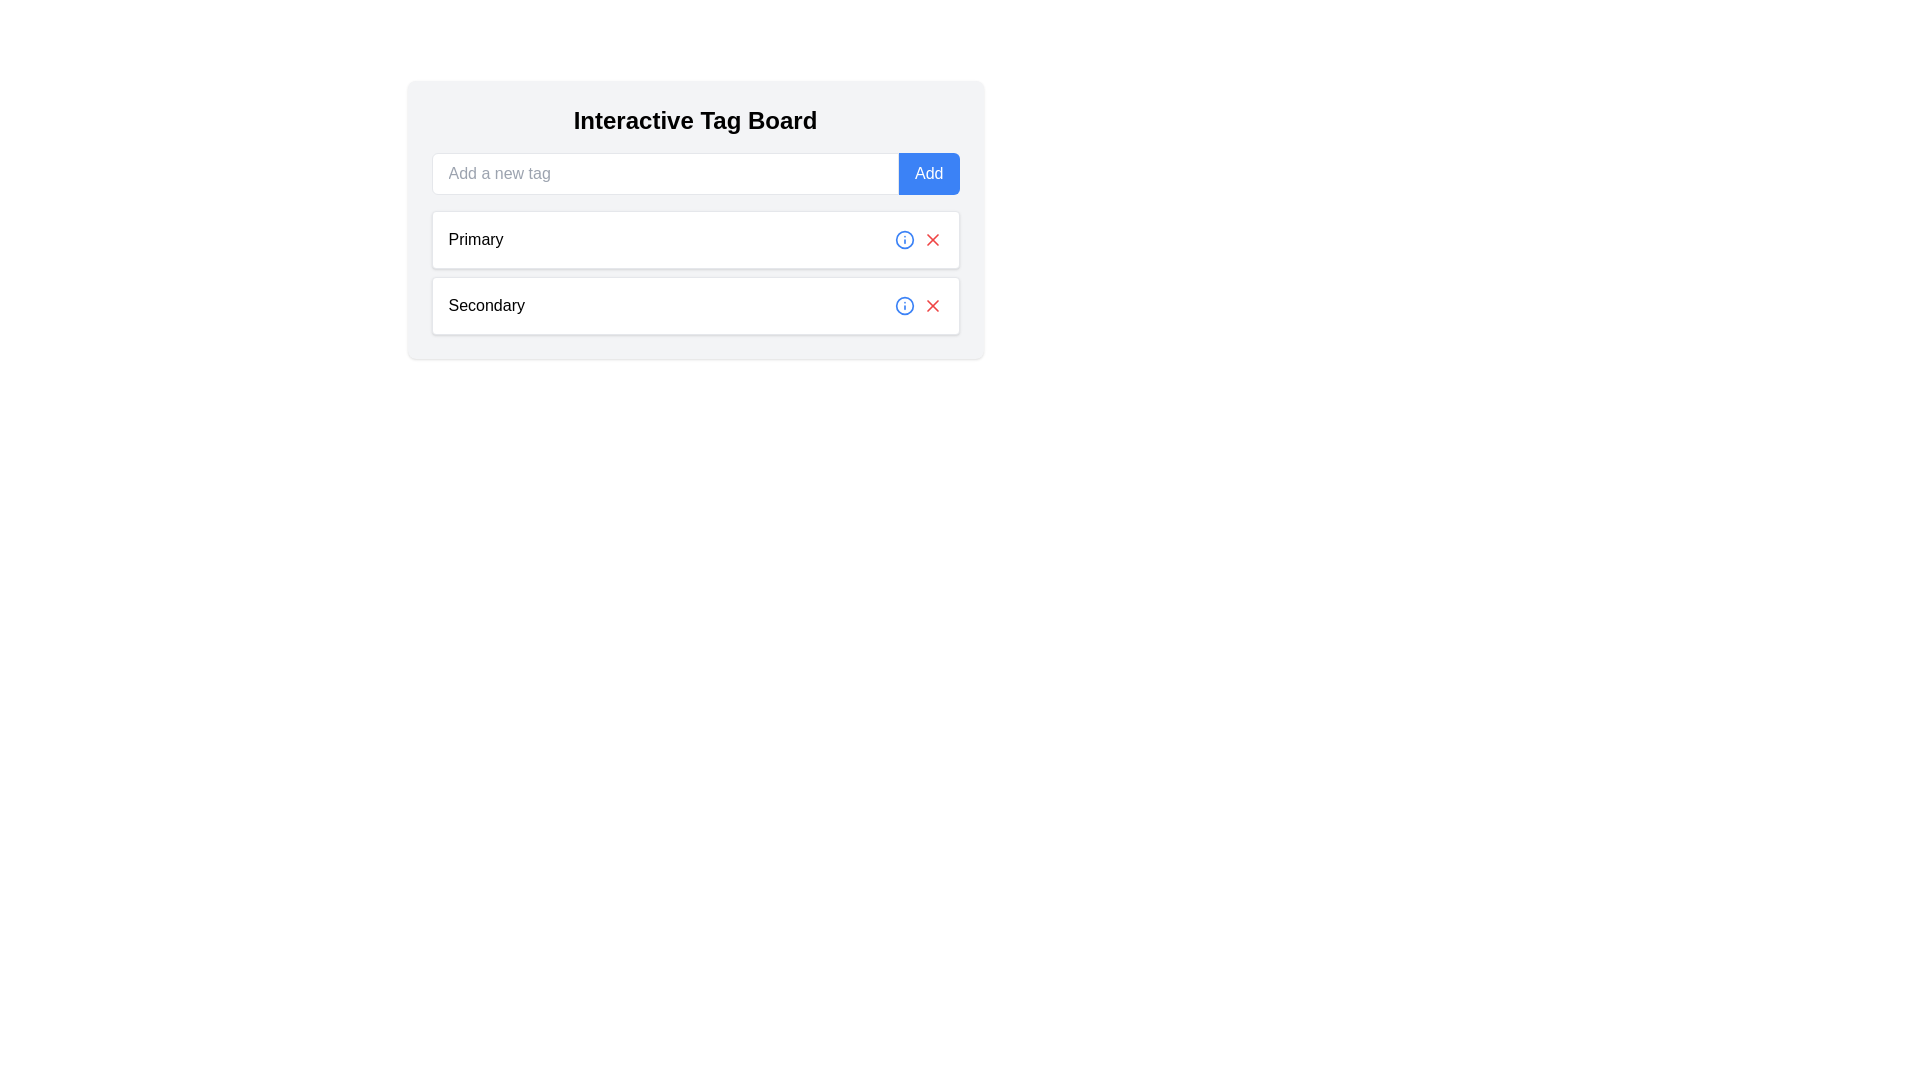 The height and width of the screenshot is (1080, 1920). I want to click on the delete button associated with the 'Secondary' tag located to the right of a blue icon button in the tag board, so click(931, 305).